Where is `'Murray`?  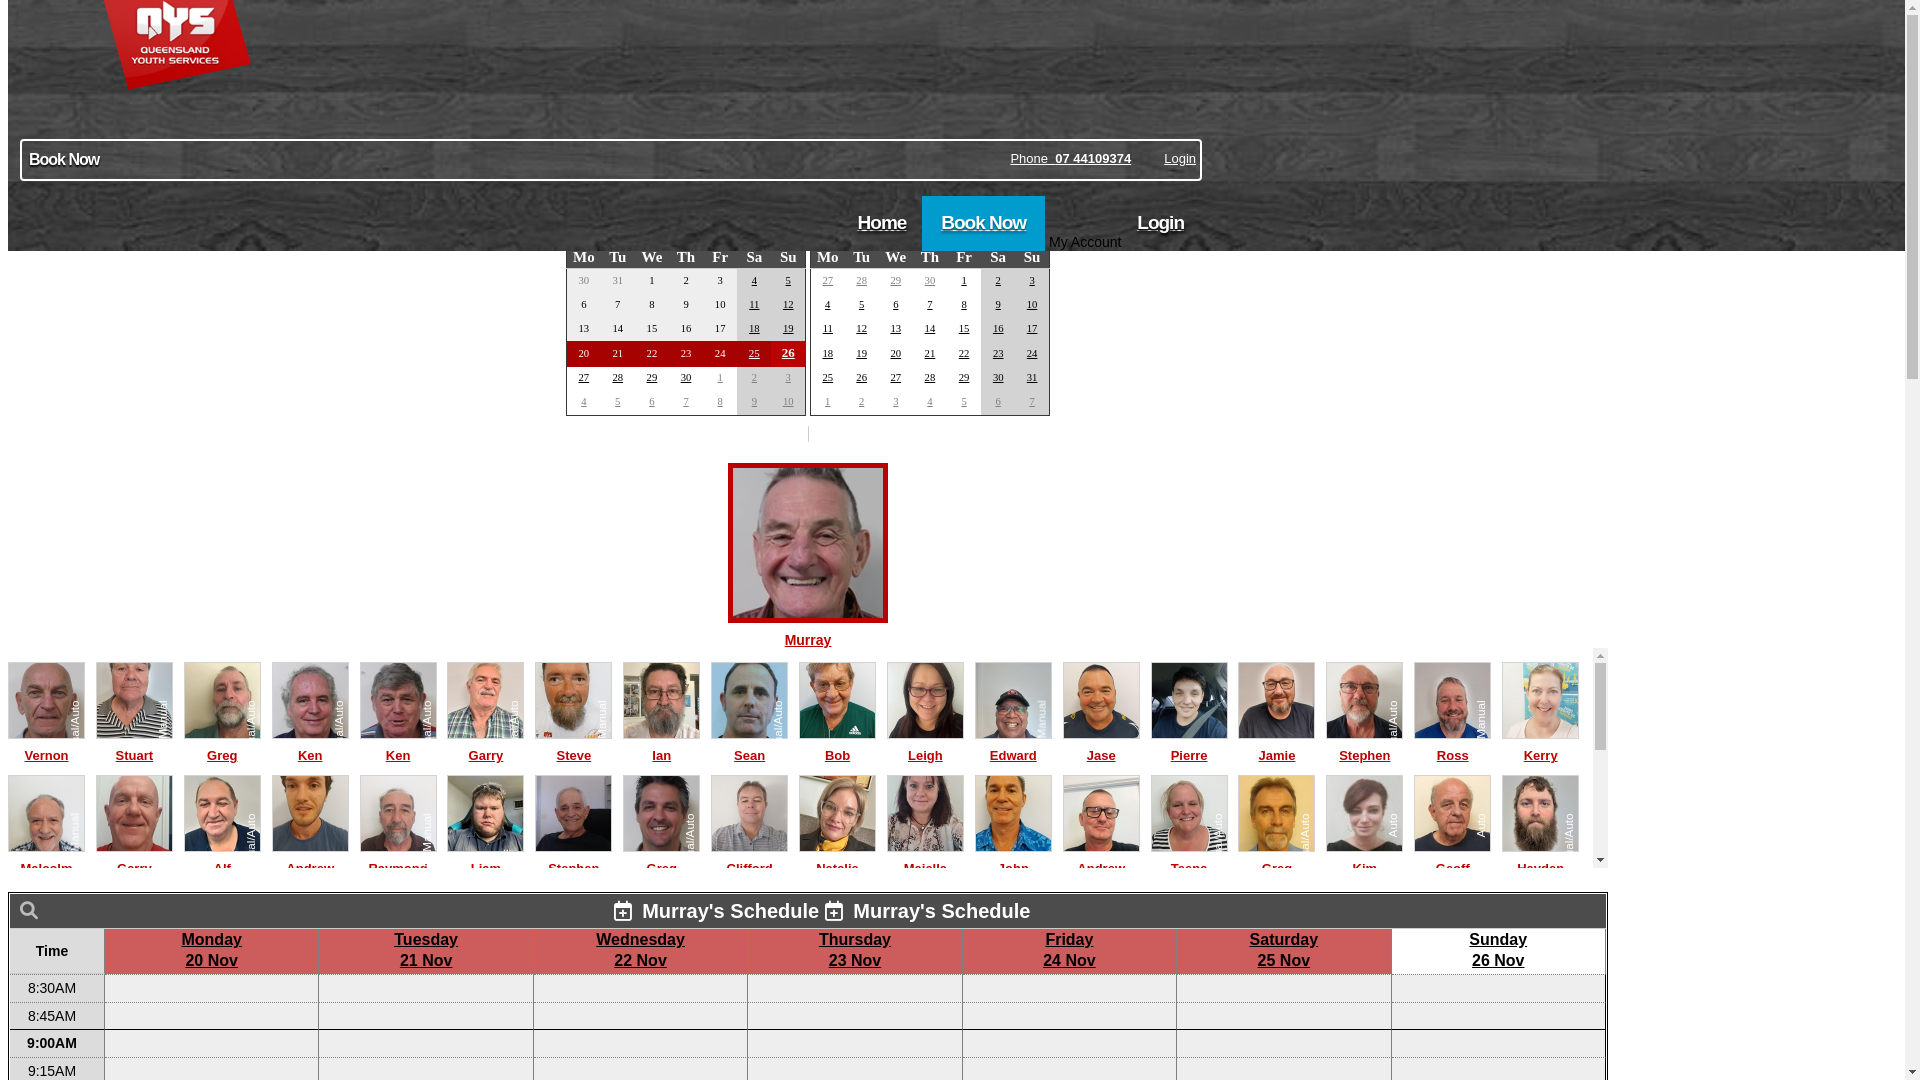 'Murray is located at coordinates (807, 628).